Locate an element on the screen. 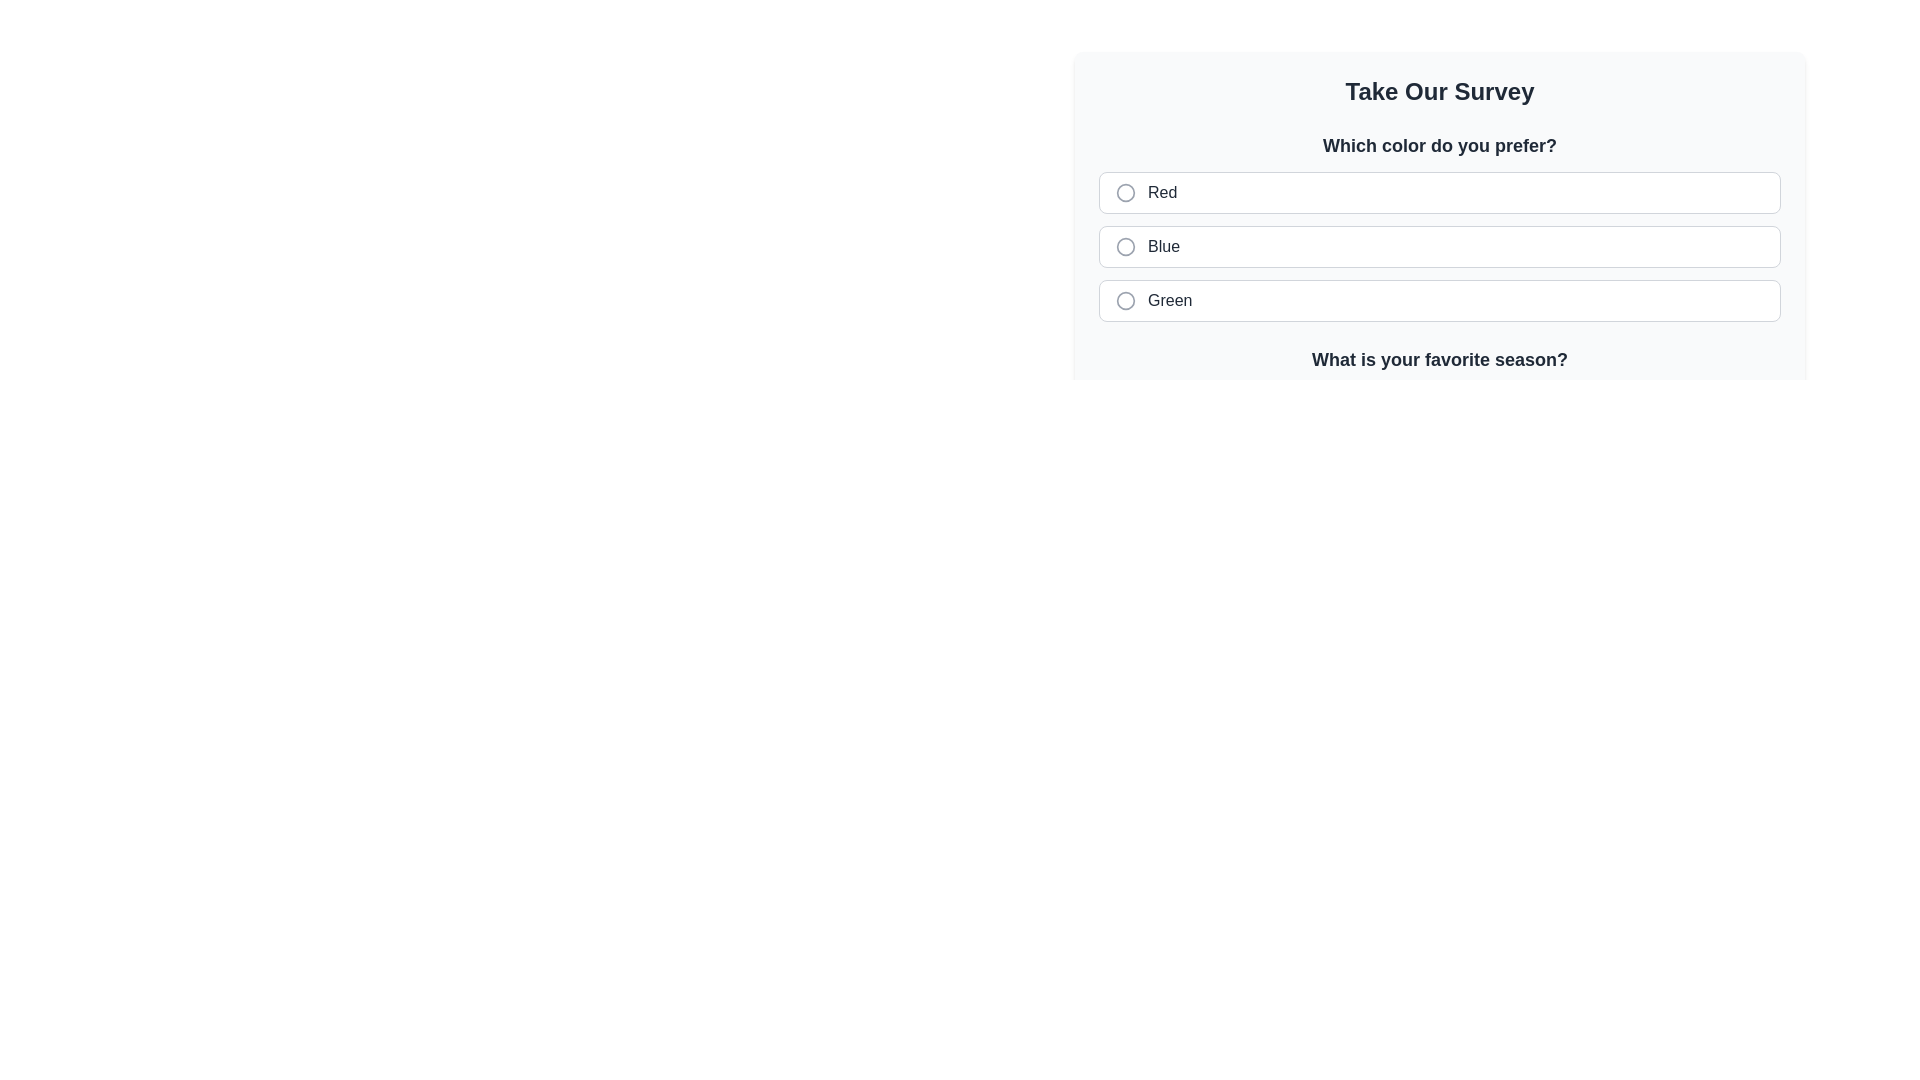 This screenshot has width=1920, height=1080. the radio button is located at coordinates (1440, 245).